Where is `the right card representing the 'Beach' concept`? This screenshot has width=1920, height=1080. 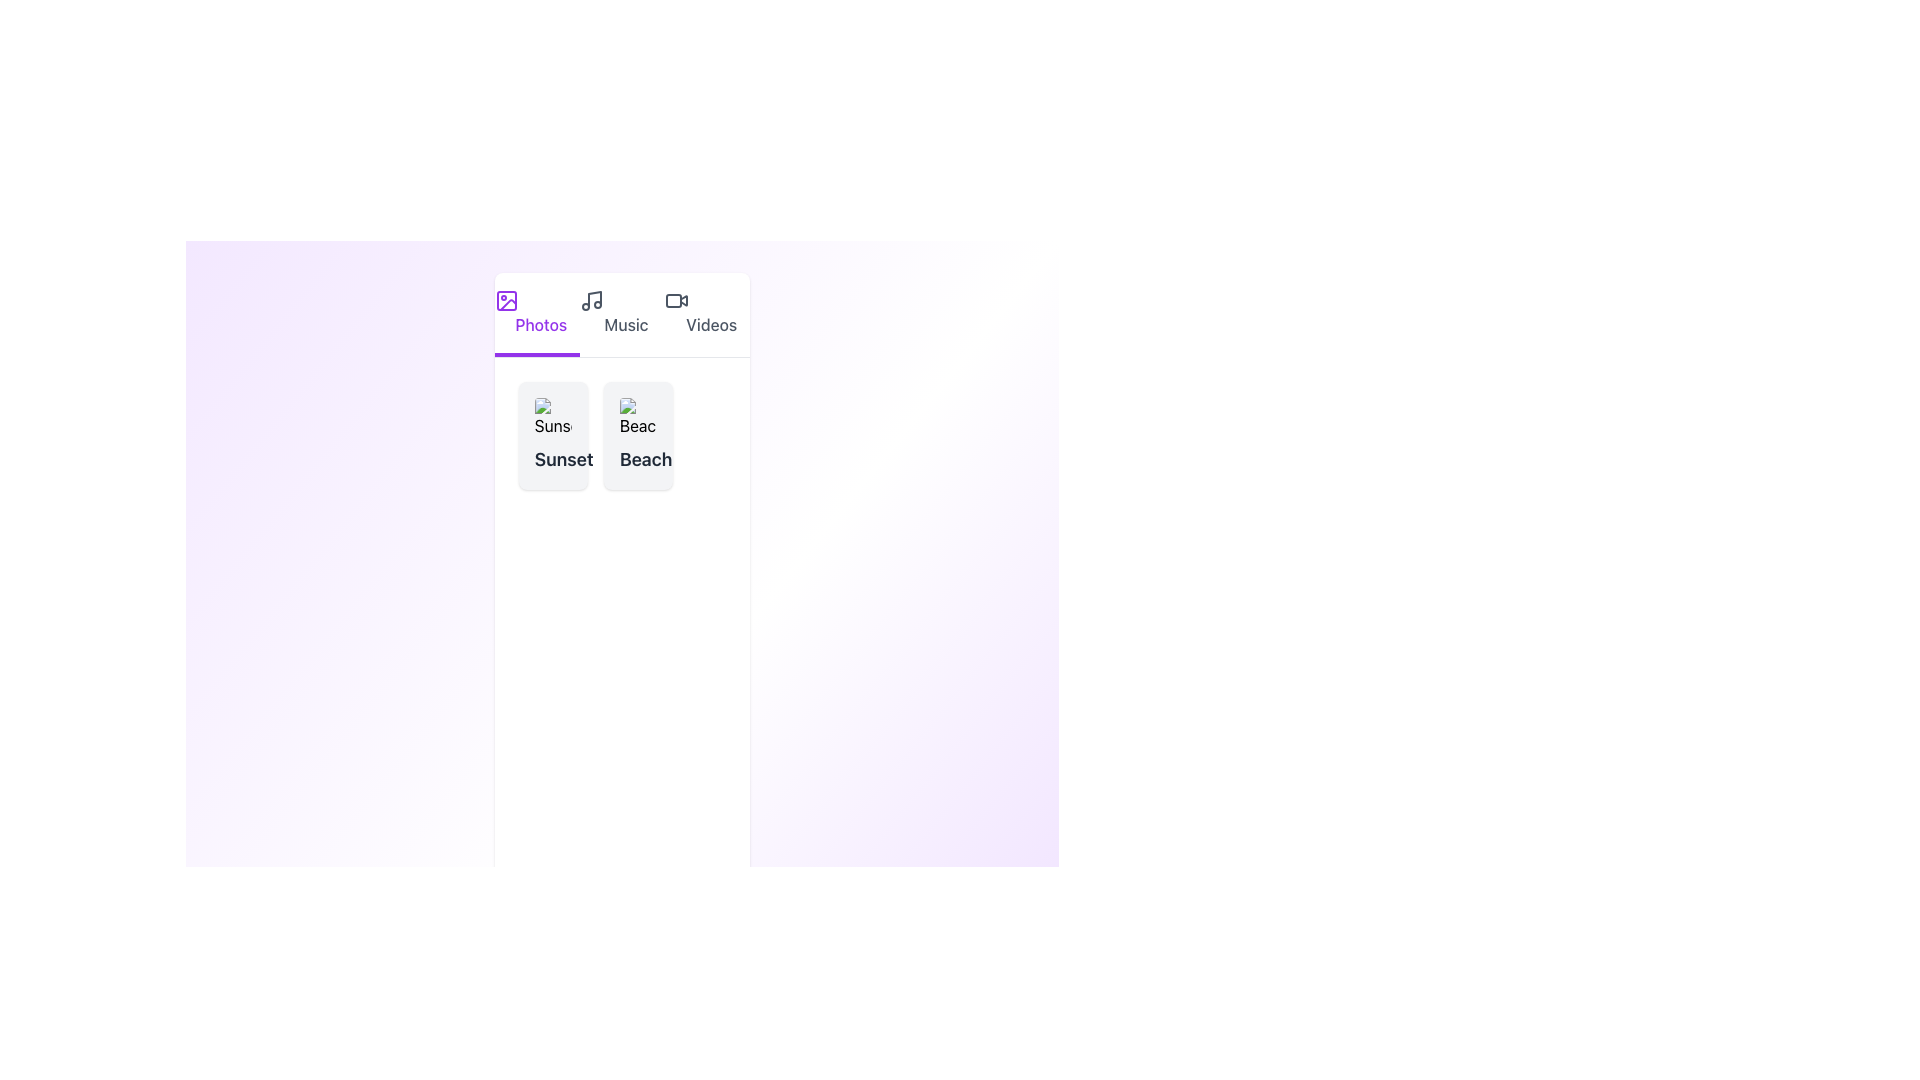
the right card representing the 'Beach' concept is located at coordinates (621, 434).